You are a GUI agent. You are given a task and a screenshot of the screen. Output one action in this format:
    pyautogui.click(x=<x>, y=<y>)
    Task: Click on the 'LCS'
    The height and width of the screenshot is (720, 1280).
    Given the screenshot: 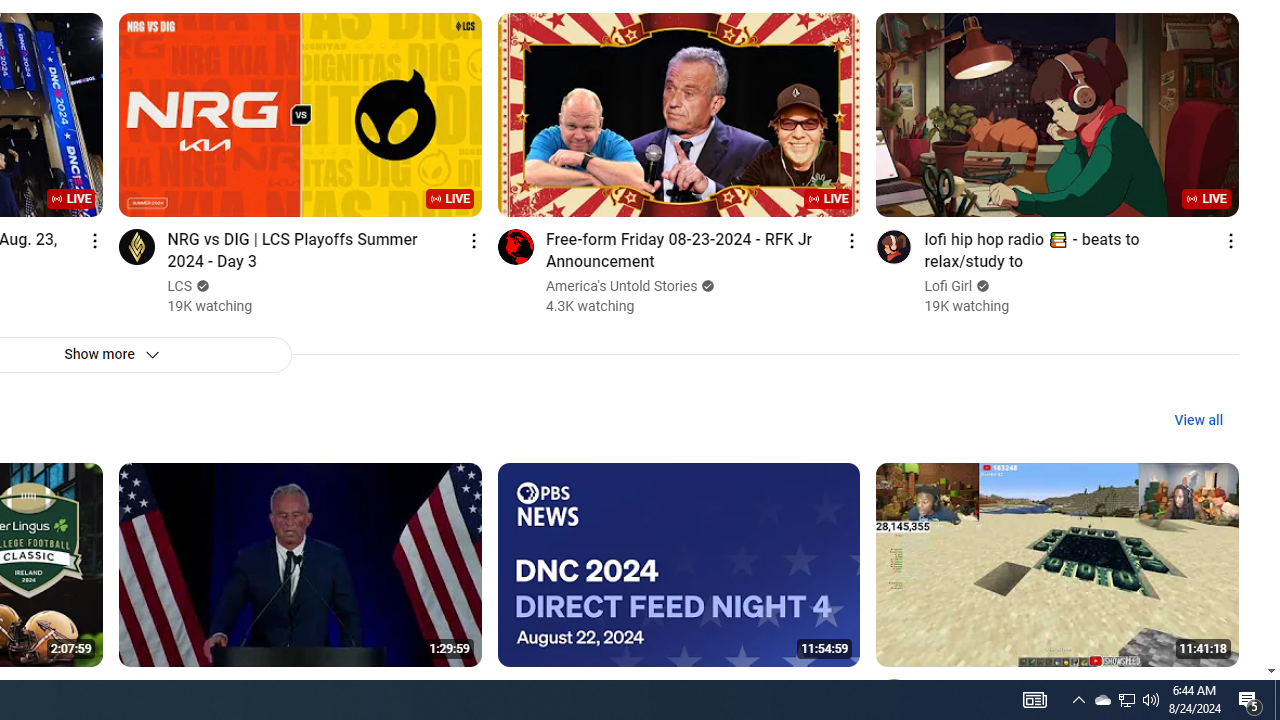 What is the action you would take?
    pyautogui.click(x=180, y=286)
    